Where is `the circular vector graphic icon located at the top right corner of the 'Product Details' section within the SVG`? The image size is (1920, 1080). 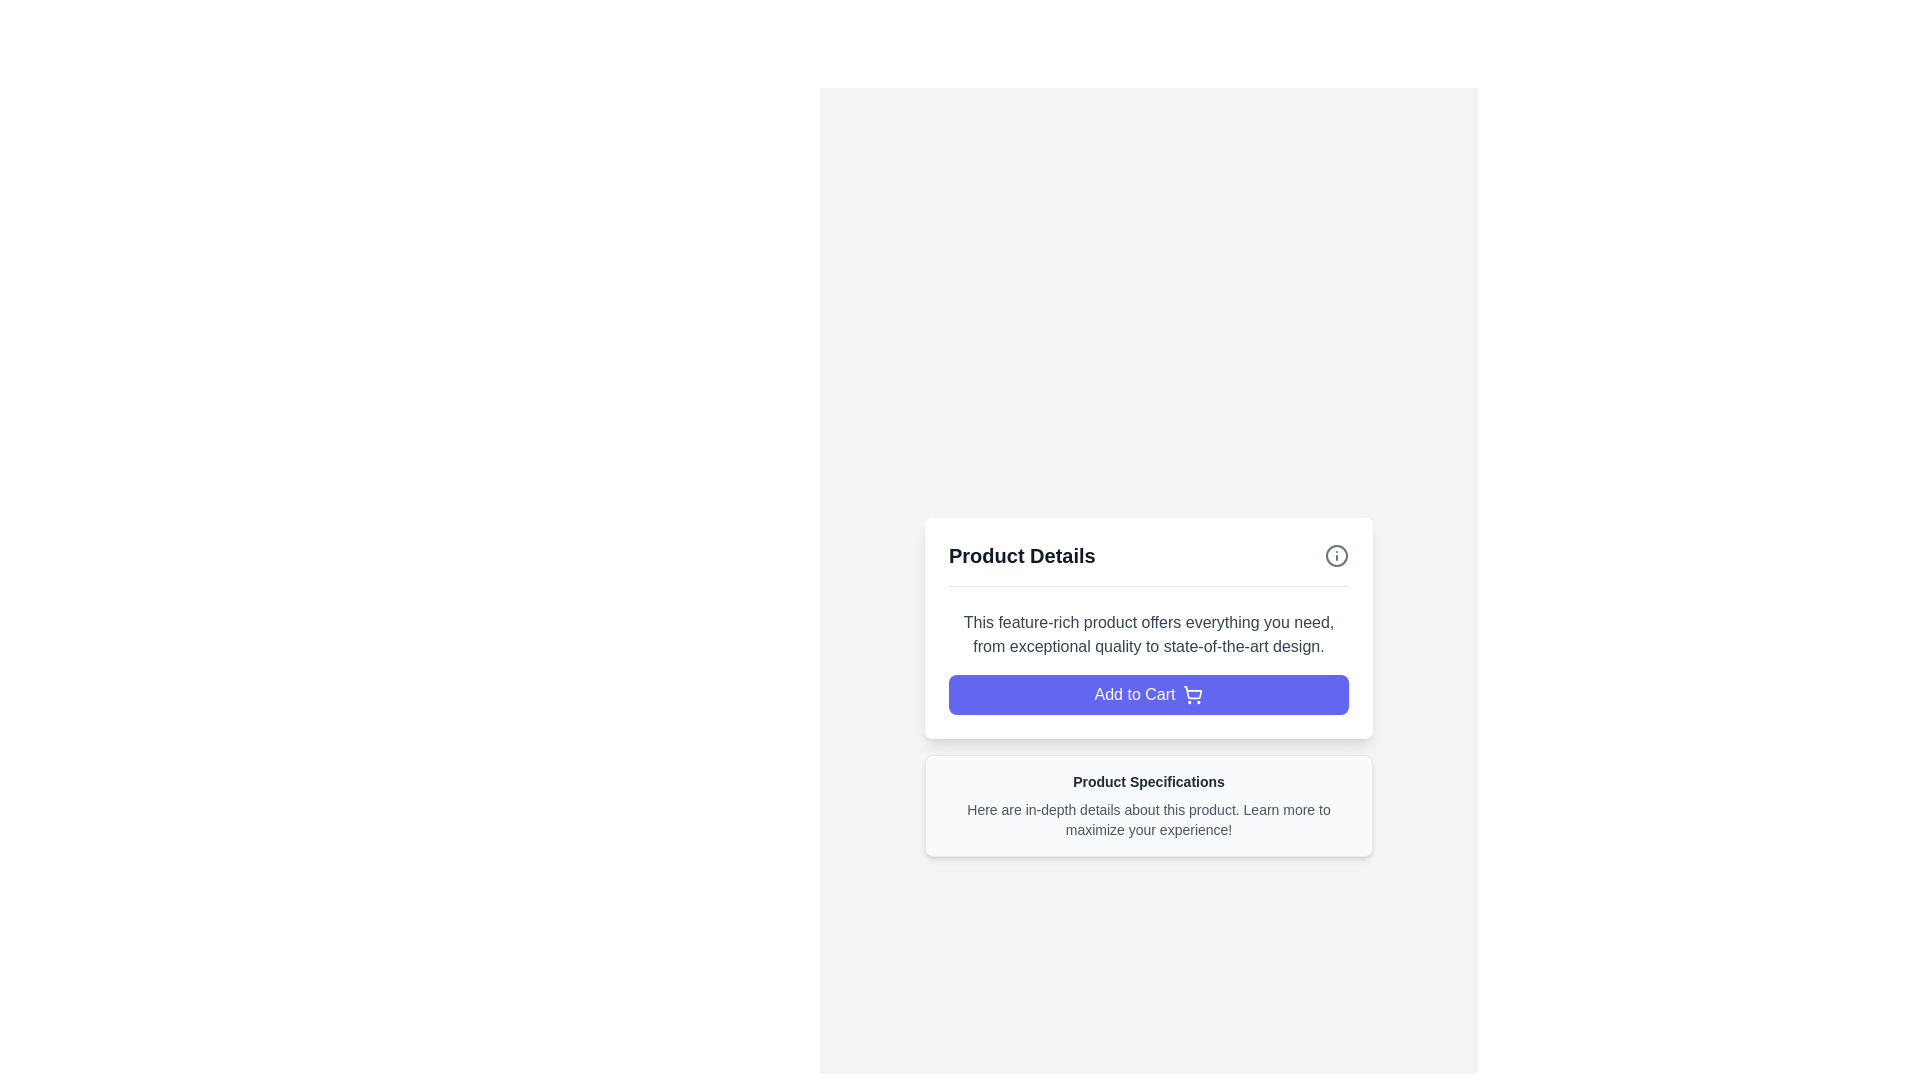
the circular vector graphic icon located at the top right corner of the 'Product Details' section within the SVG is located at coordinates (1337, 555).